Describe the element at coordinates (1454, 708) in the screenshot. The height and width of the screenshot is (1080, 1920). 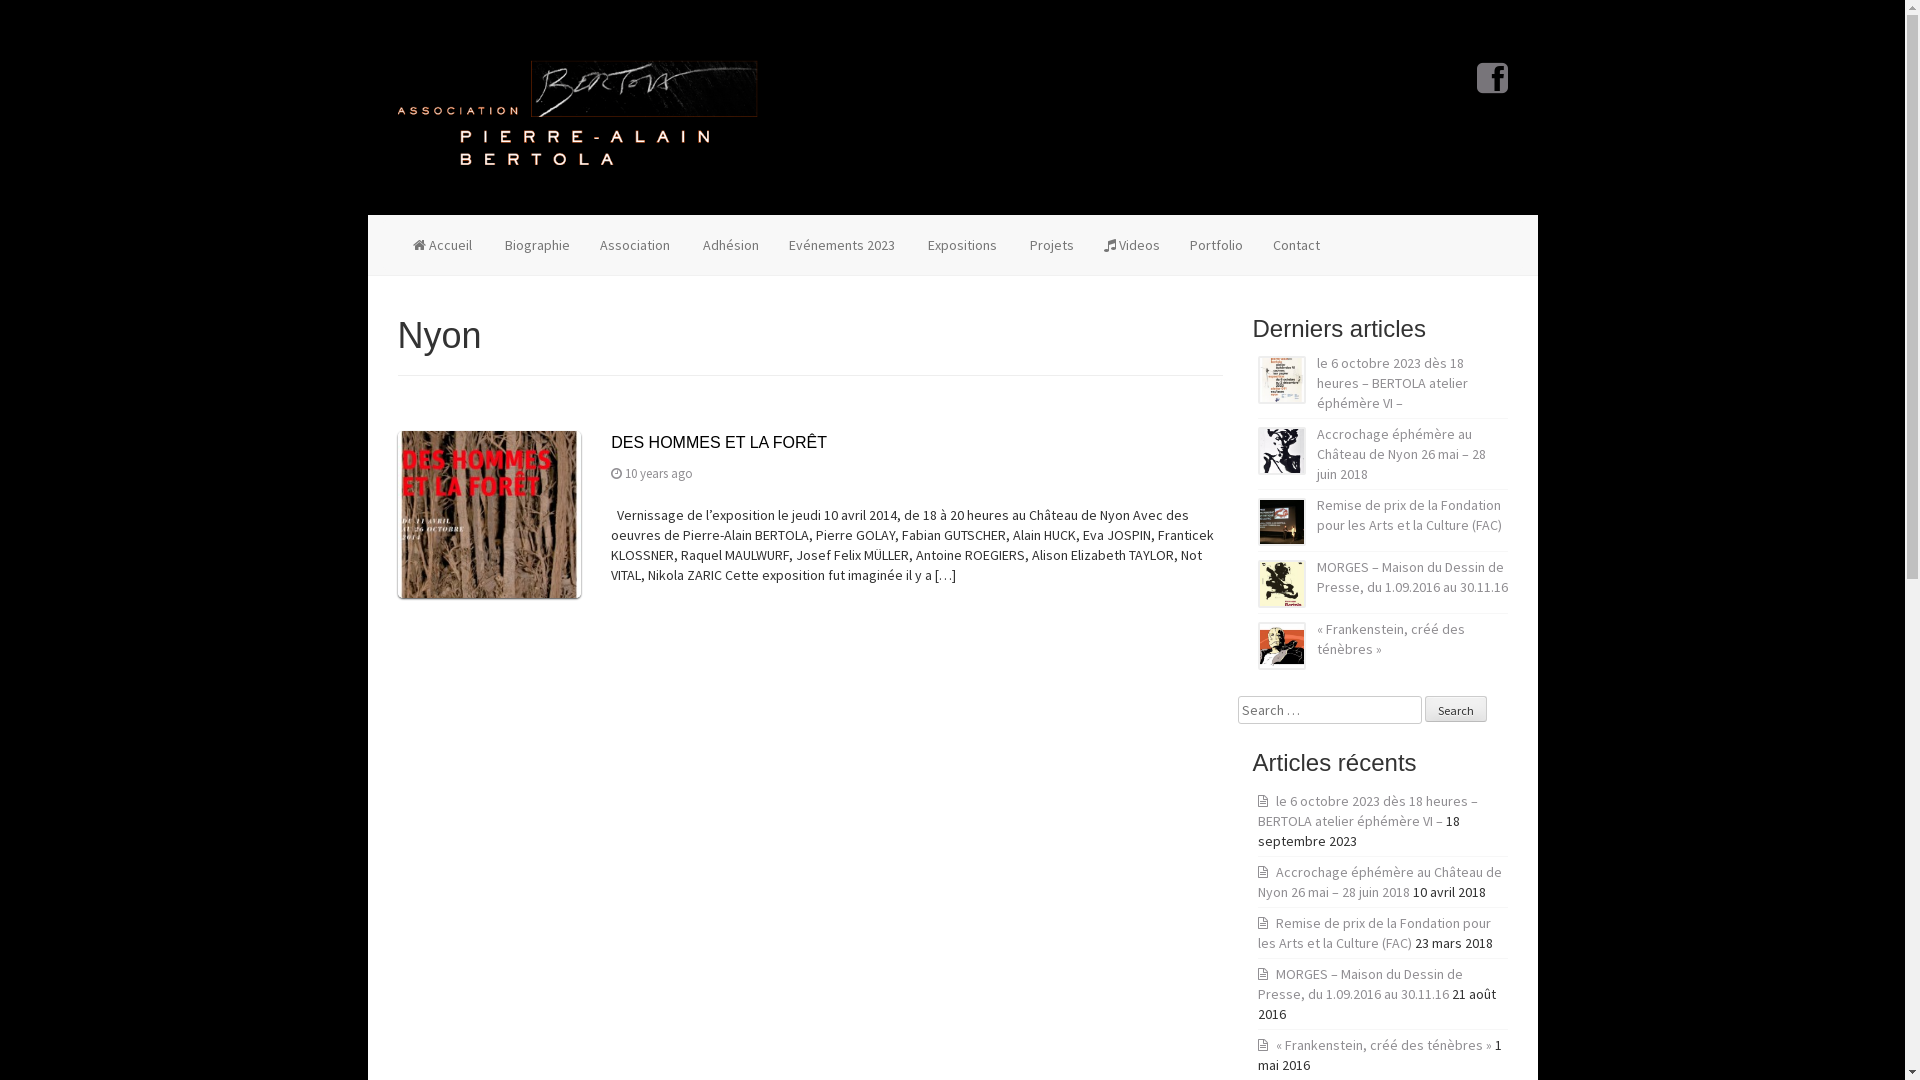
I see `'Search'` at that location.